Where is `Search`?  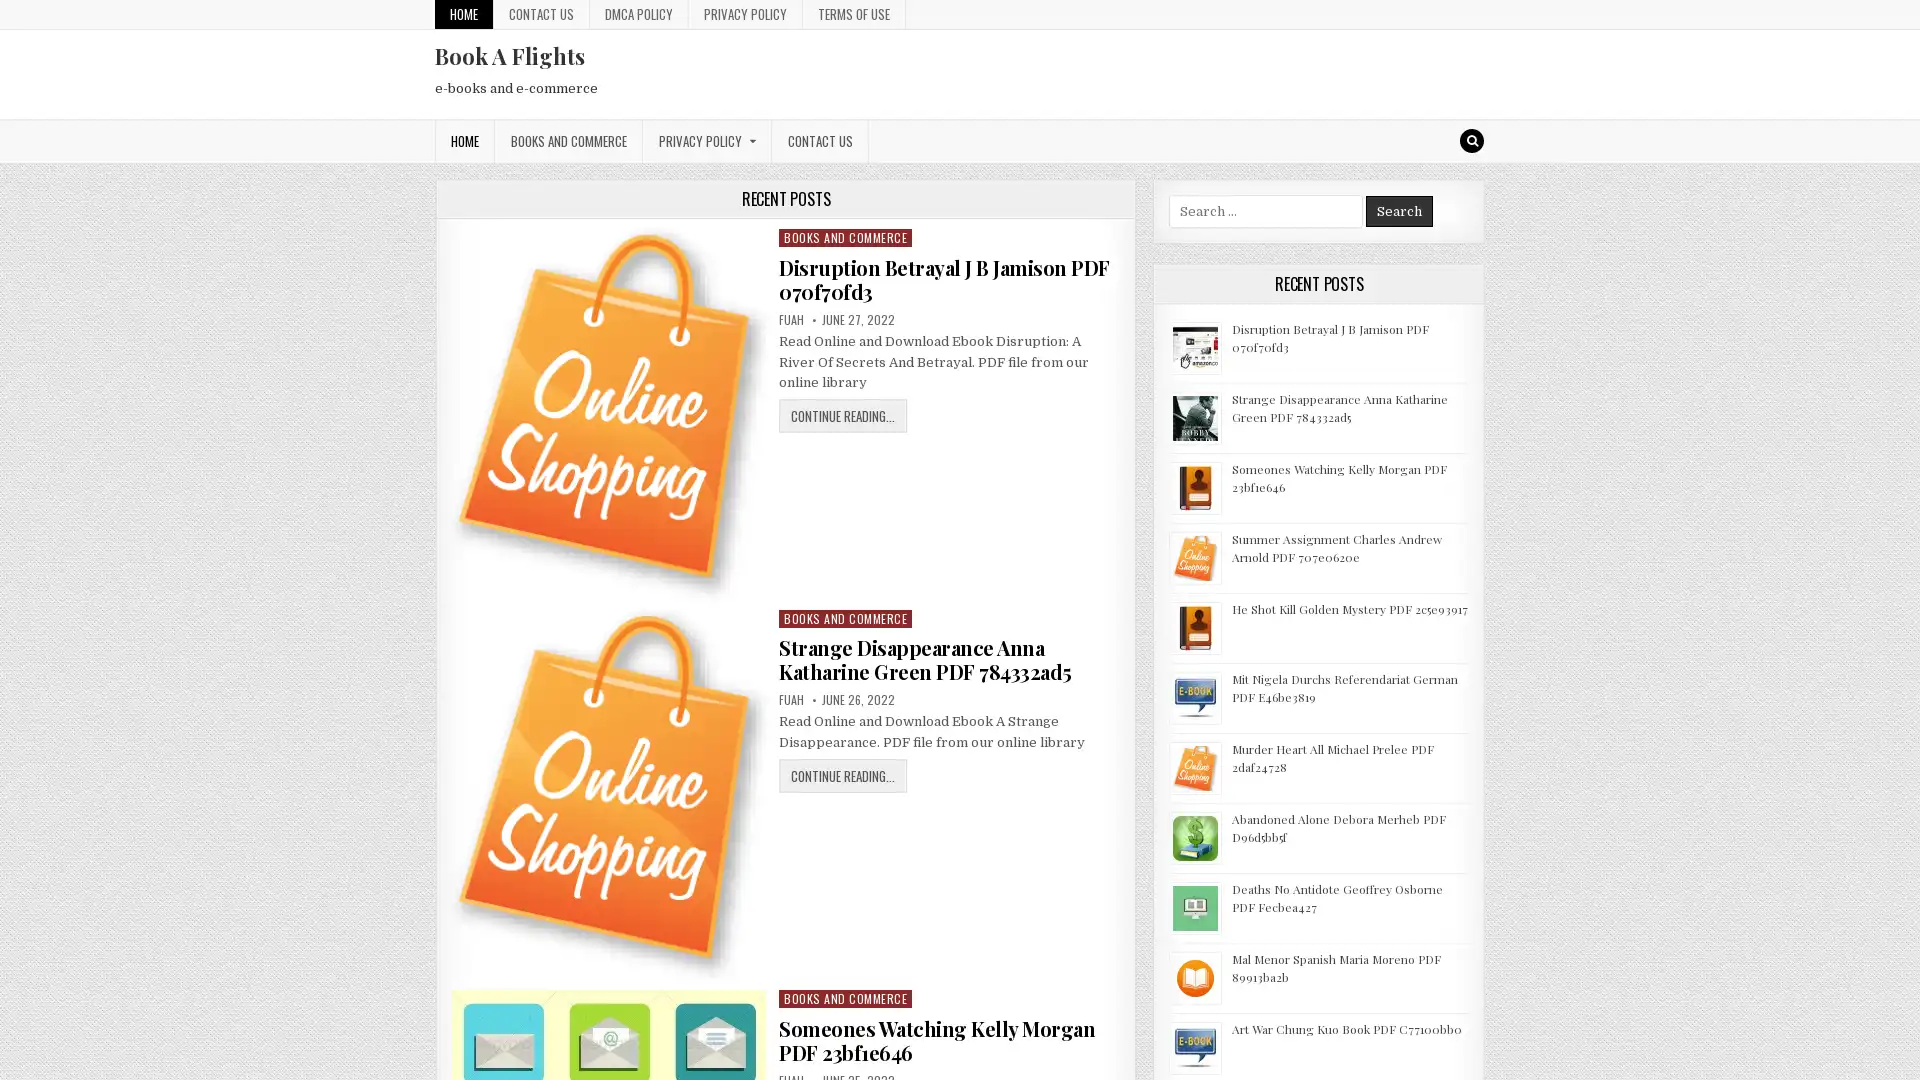
Search is located at coordinates (1398, 211).